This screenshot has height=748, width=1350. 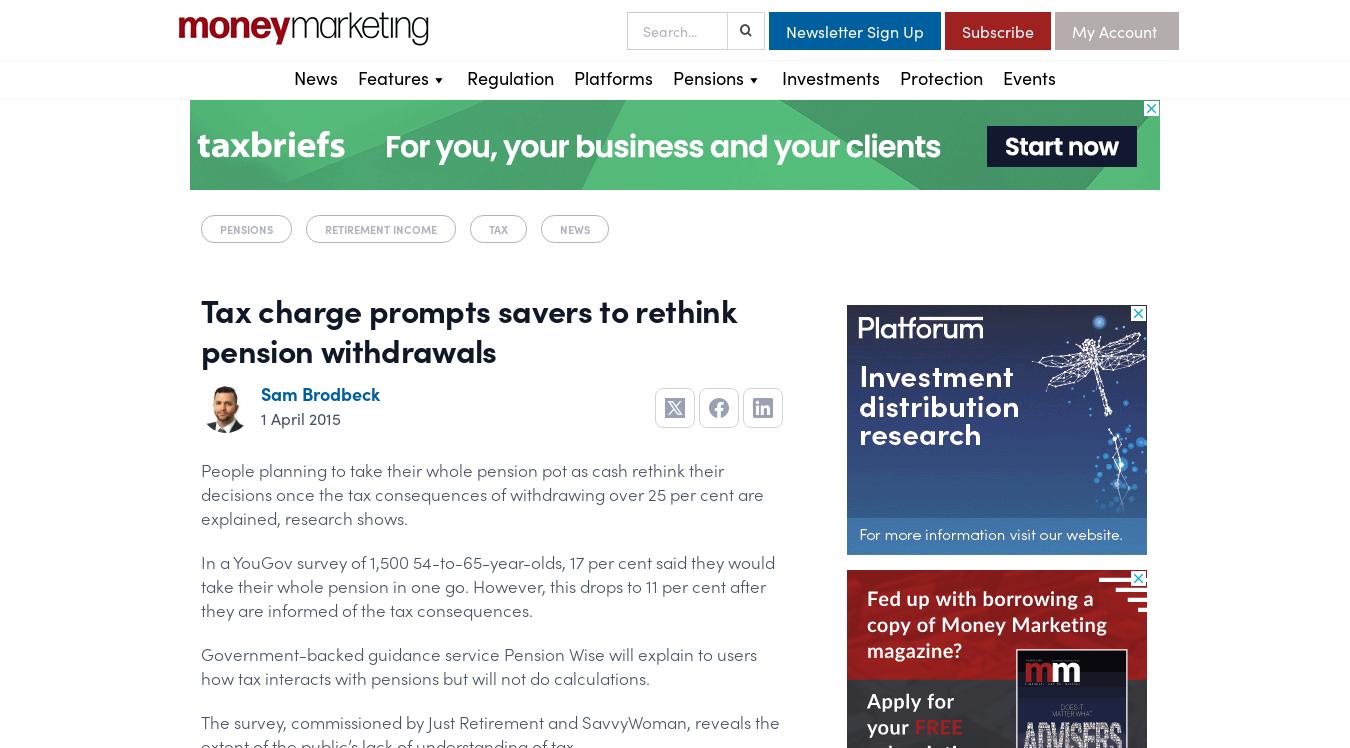 What do you see at coordinates (961, 30) in the screenshot?
I see `'Subscribe'` at bounding box center [961, 30].